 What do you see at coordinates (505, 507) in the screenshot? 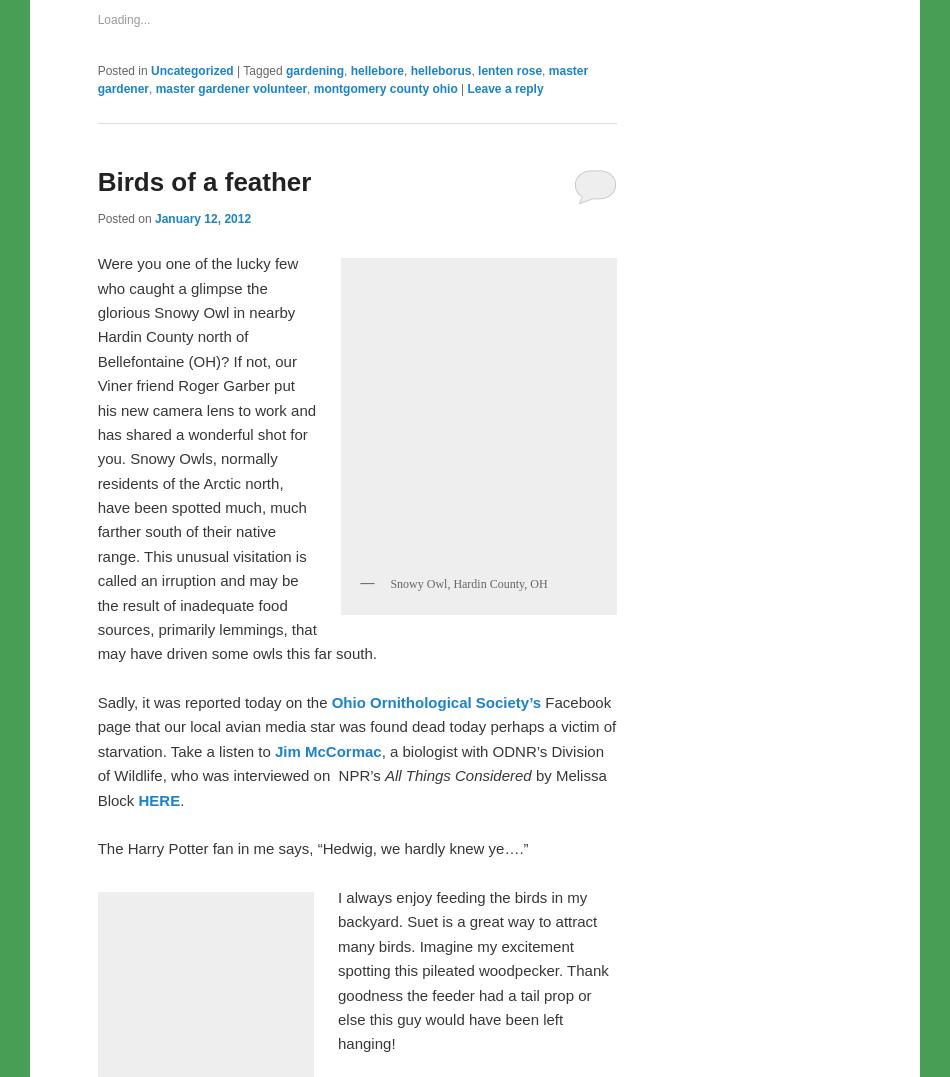
I see `'Leave a reply'` at bounding box center [505, 507].